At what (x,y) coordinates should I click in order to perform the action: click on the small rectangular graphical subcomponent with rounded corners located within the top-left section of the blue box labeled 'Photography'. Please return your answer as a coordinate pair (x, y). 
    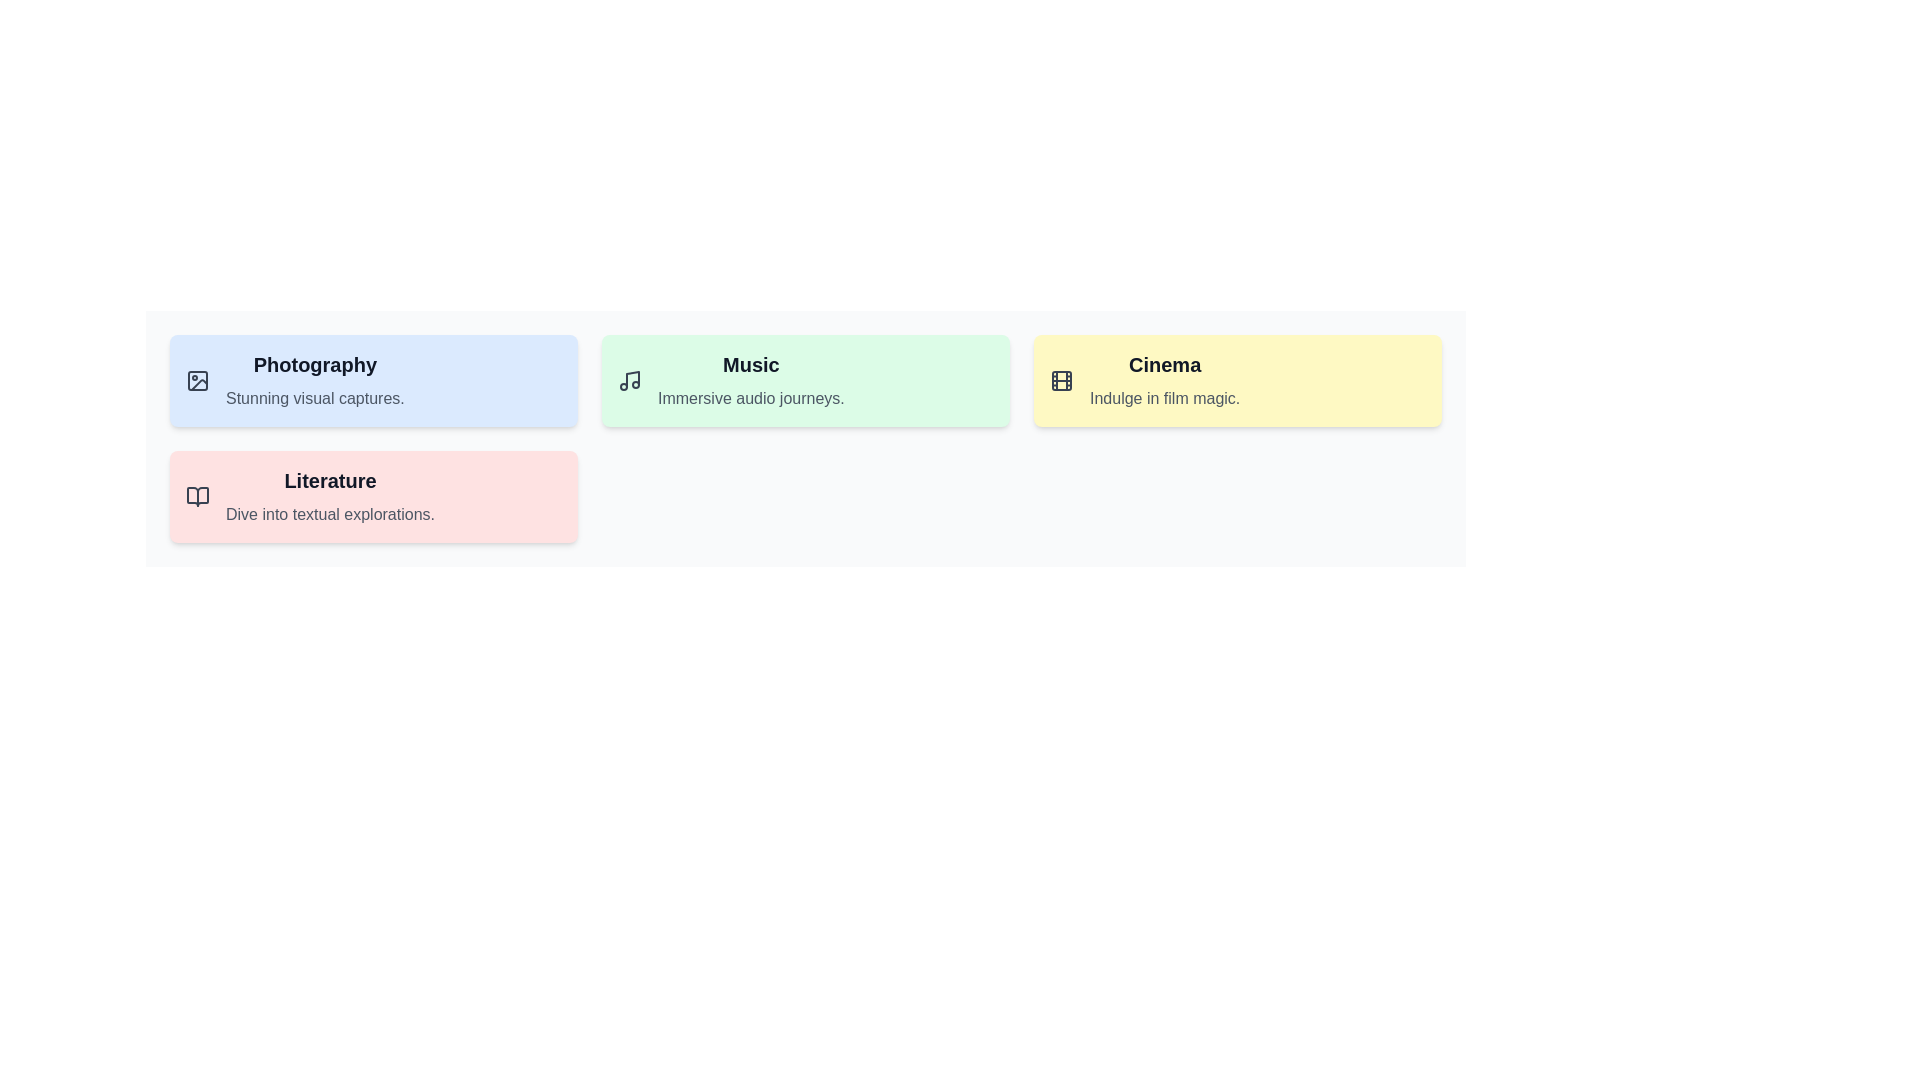
    Looking at the image, I should click on (197, 381).